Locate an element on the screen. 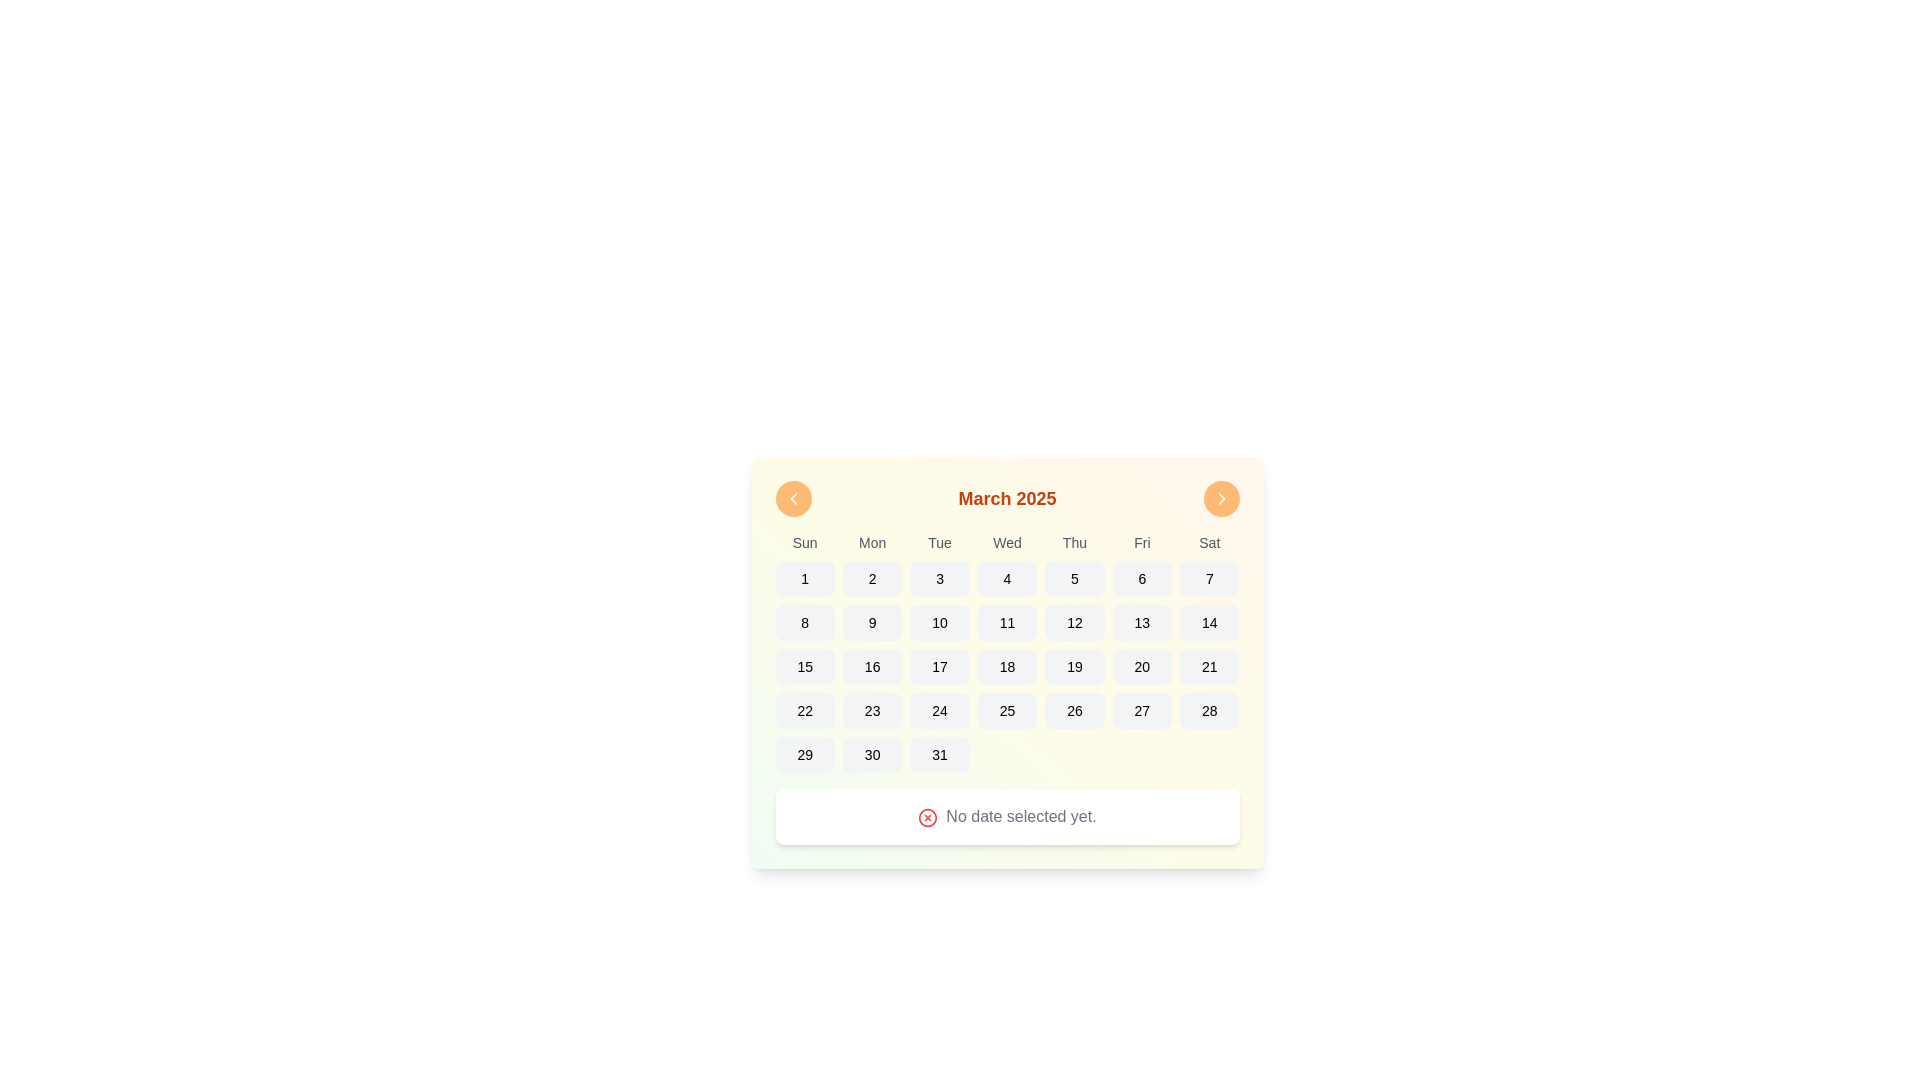  the specific date within the central calendar component, which is visually represented by a light-gray rounded rectangle in the grid layout below the heading 'March 2025' is located at coordinates (1007, 663).